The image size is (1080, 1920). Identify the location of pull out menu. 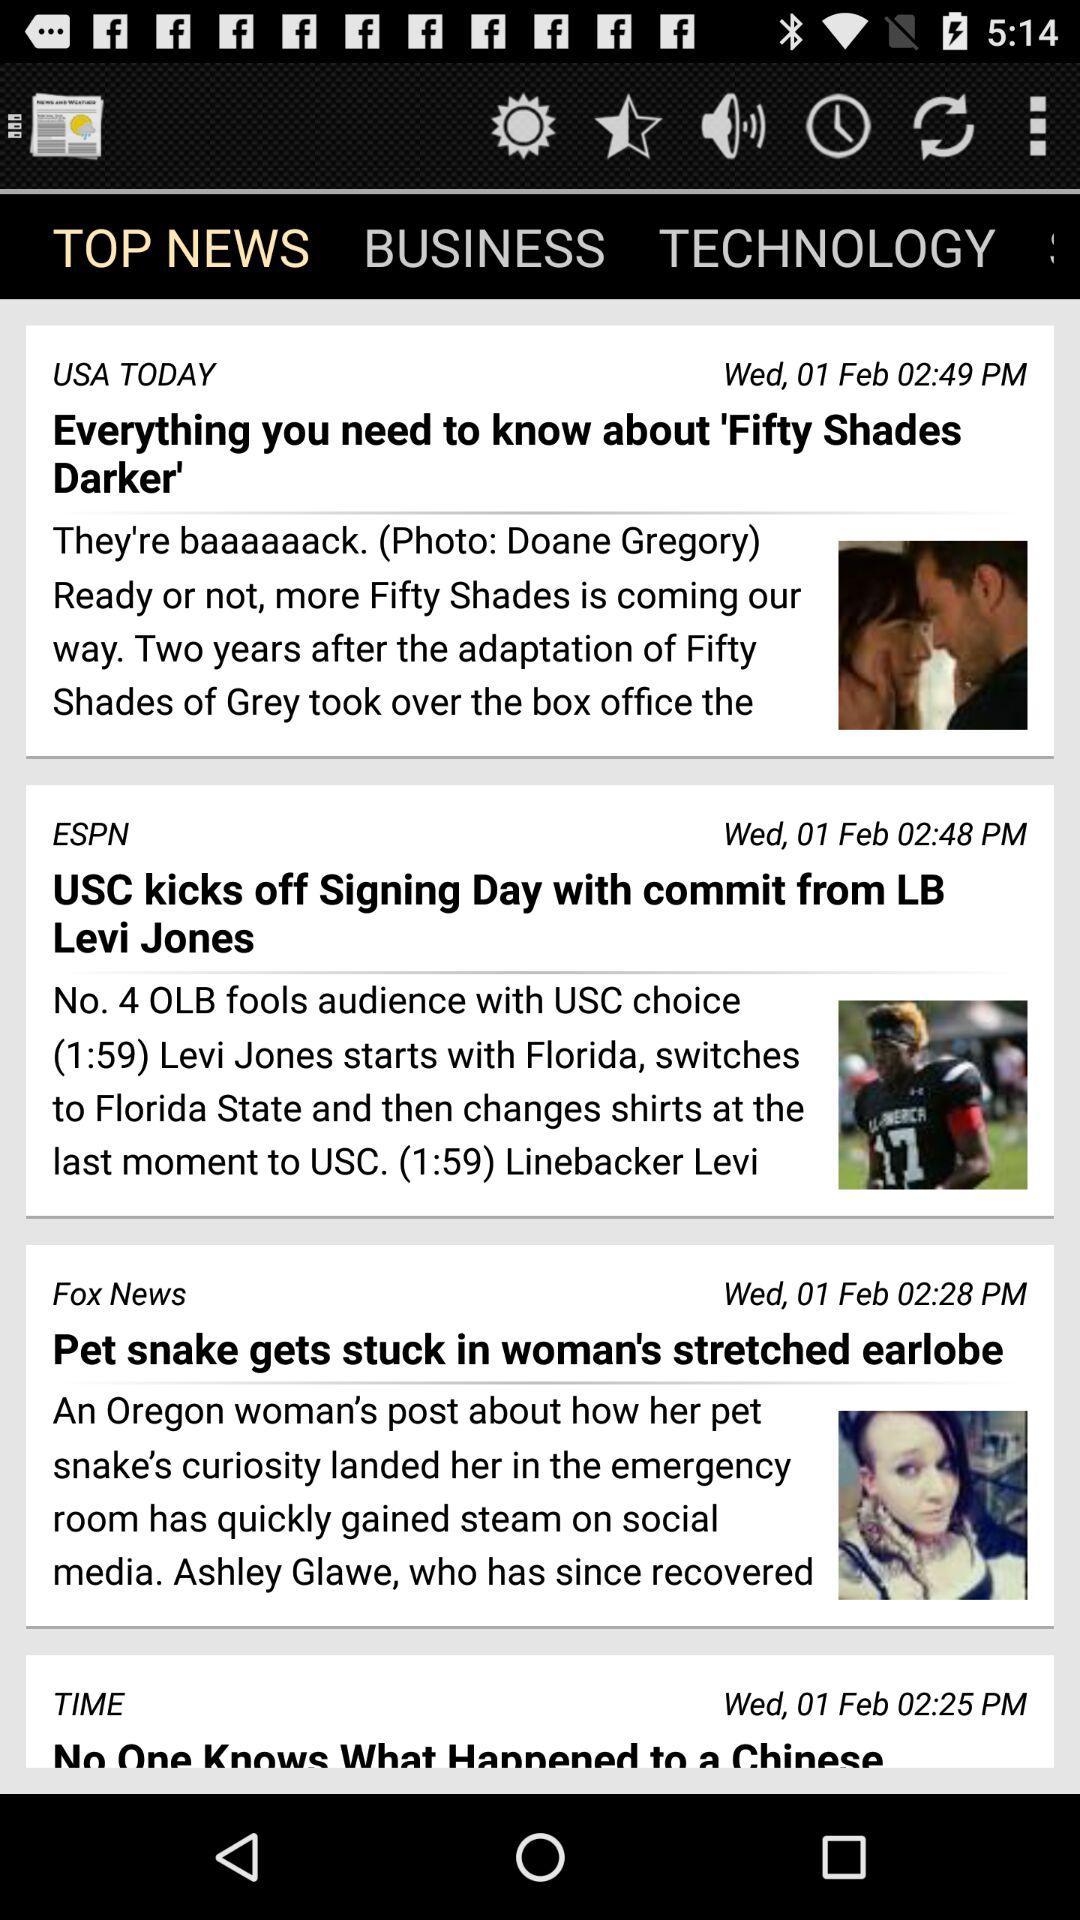
(1036, 124).